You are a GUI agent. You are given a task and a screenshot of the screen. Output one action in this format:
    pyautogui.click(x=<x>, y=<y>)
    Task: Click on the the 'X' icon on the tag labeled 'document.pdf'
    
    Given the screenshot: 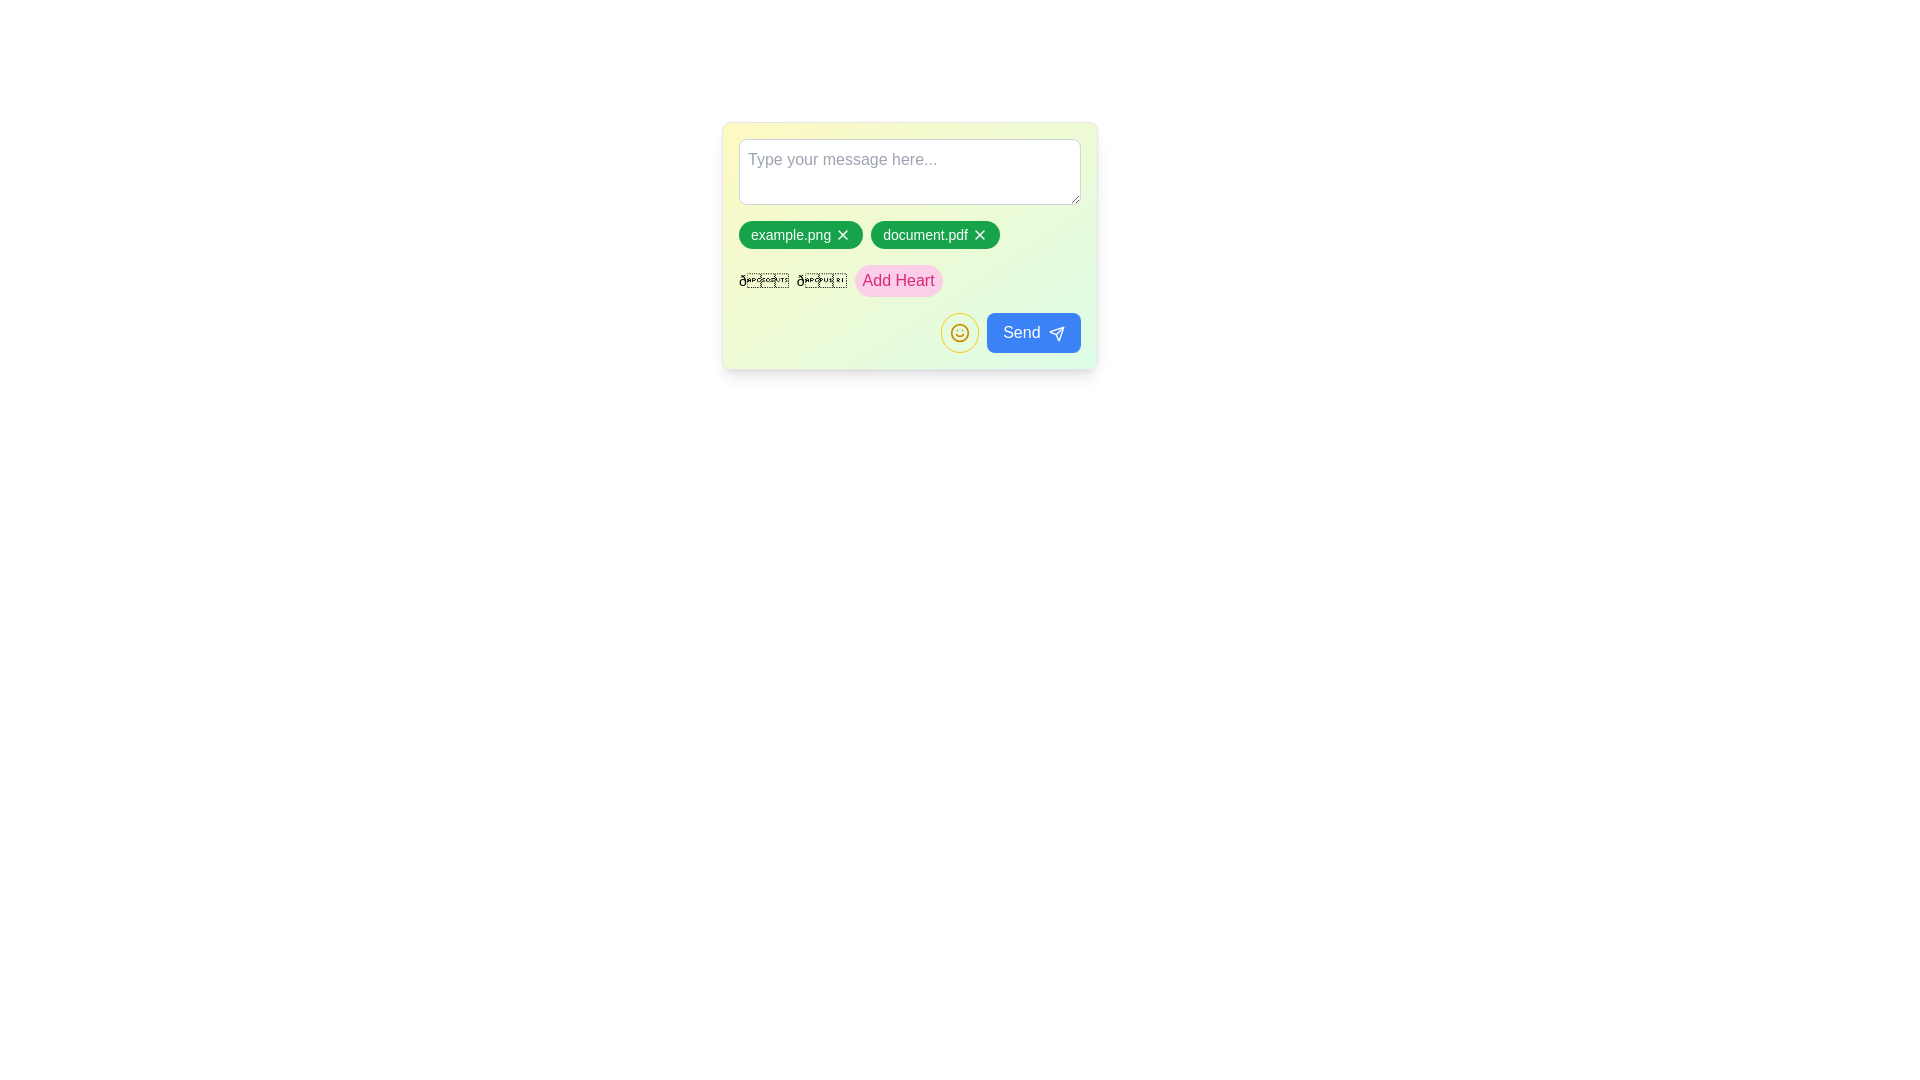 What is the action you would take?
    pyautogui.click(x=934, y=234)
    